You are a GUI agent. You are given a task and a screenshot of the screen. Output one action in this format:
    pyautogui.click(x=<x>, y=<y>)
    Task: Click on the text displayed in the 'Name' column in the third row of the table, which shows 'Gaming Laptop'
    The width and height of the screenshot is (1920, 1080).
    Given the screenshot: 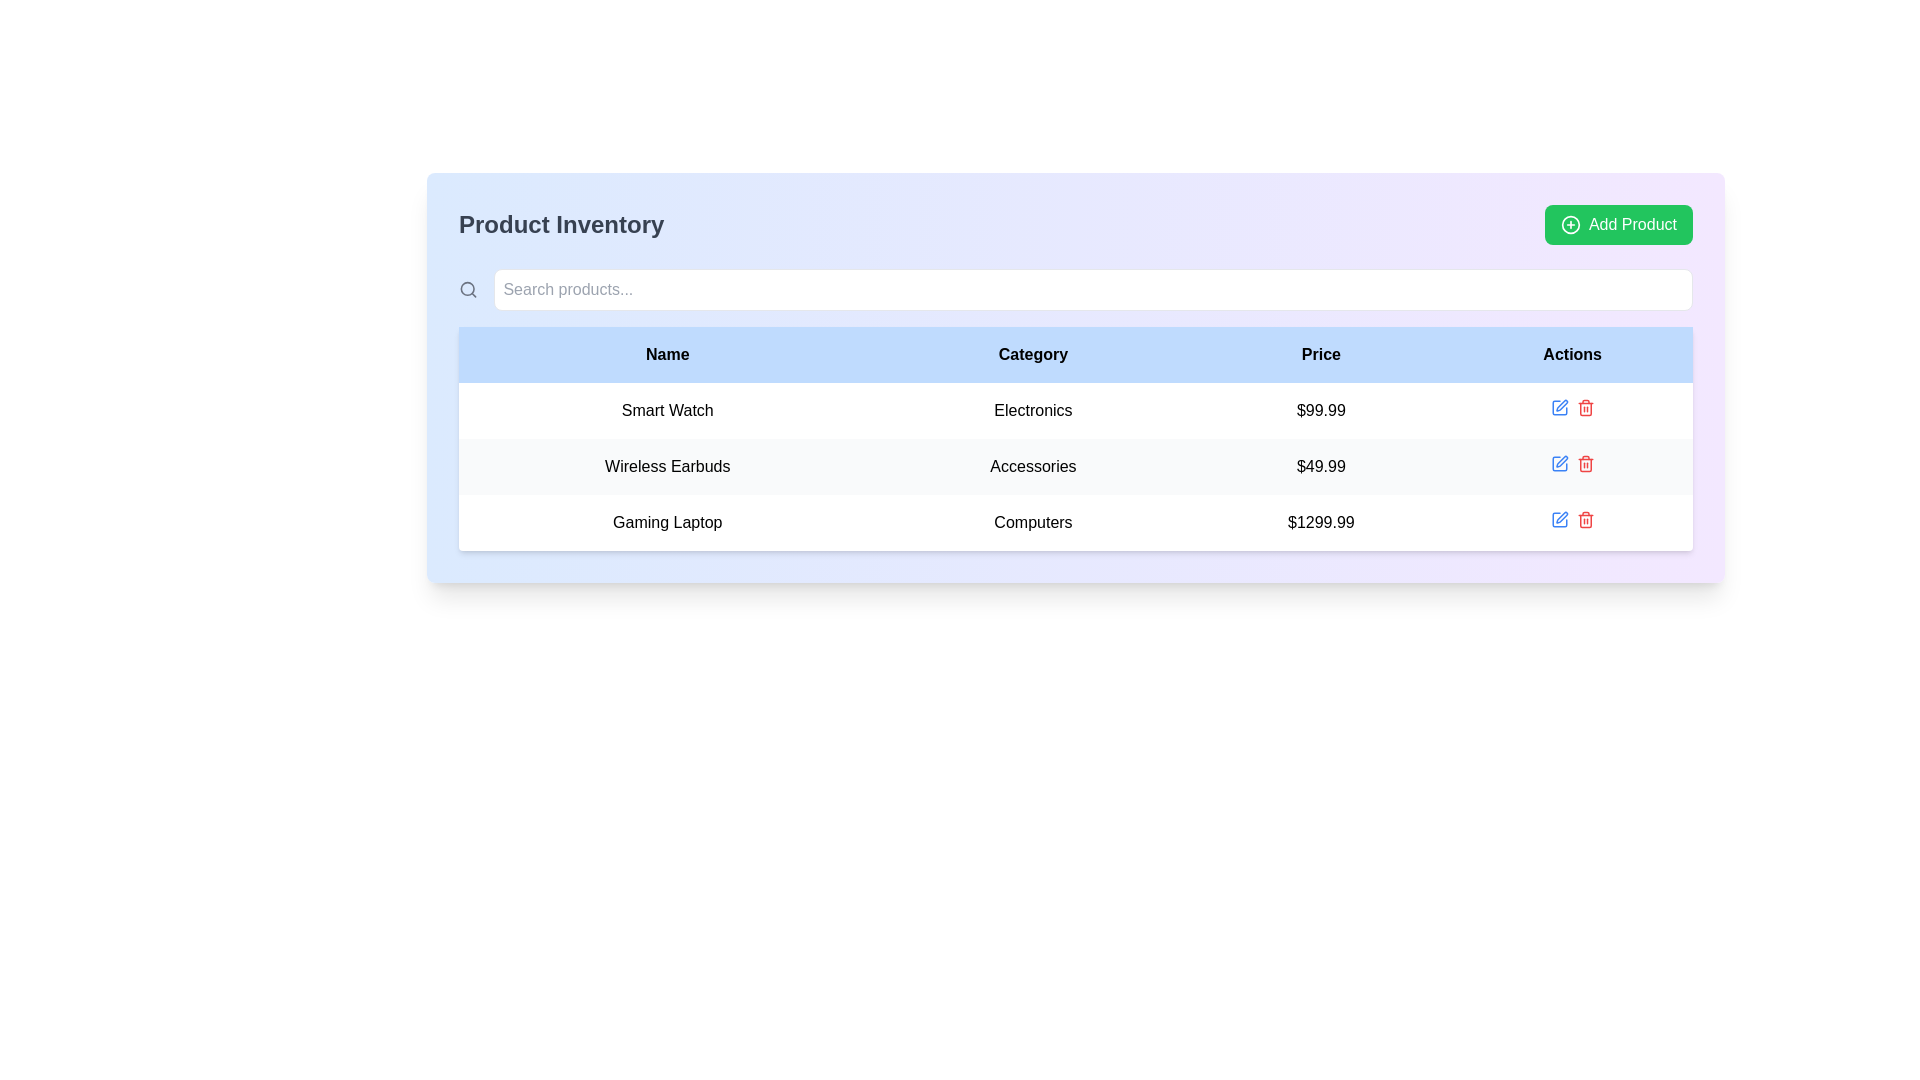 What is the action you would take?
    pyautogui.click(x=667, y=522)
    